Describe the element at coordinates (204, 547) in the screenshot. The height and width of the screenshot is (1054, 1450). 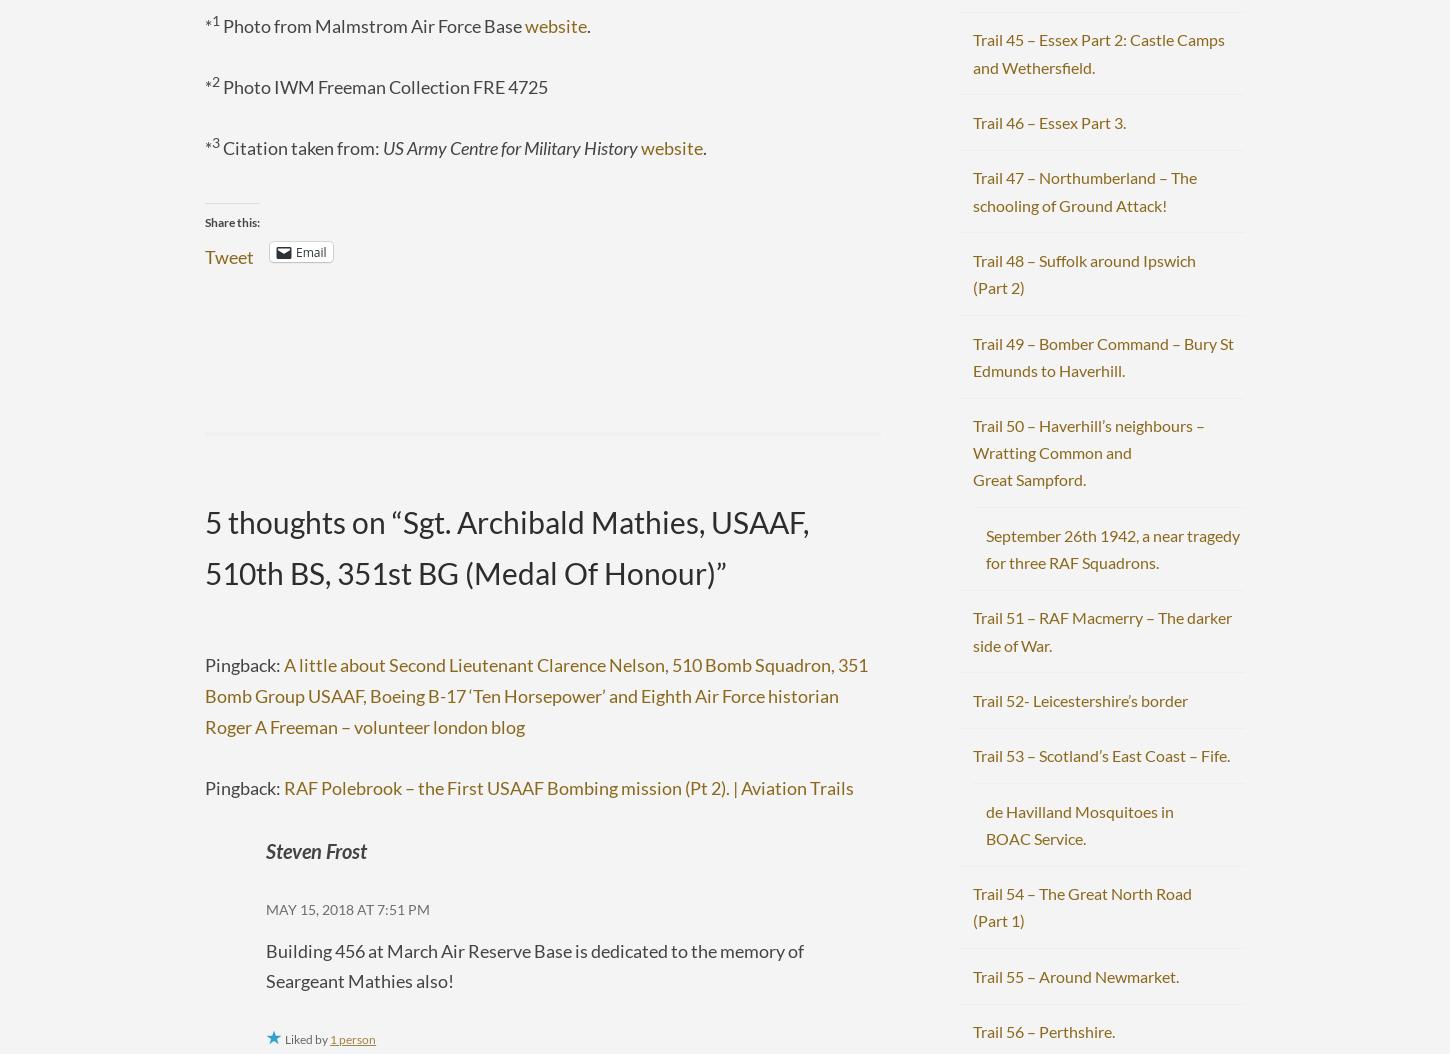
I see `'Sgt. Archibald Mathies, USAAF, 510th BS, 351st BG (Medal Of Honour)'` at that location.